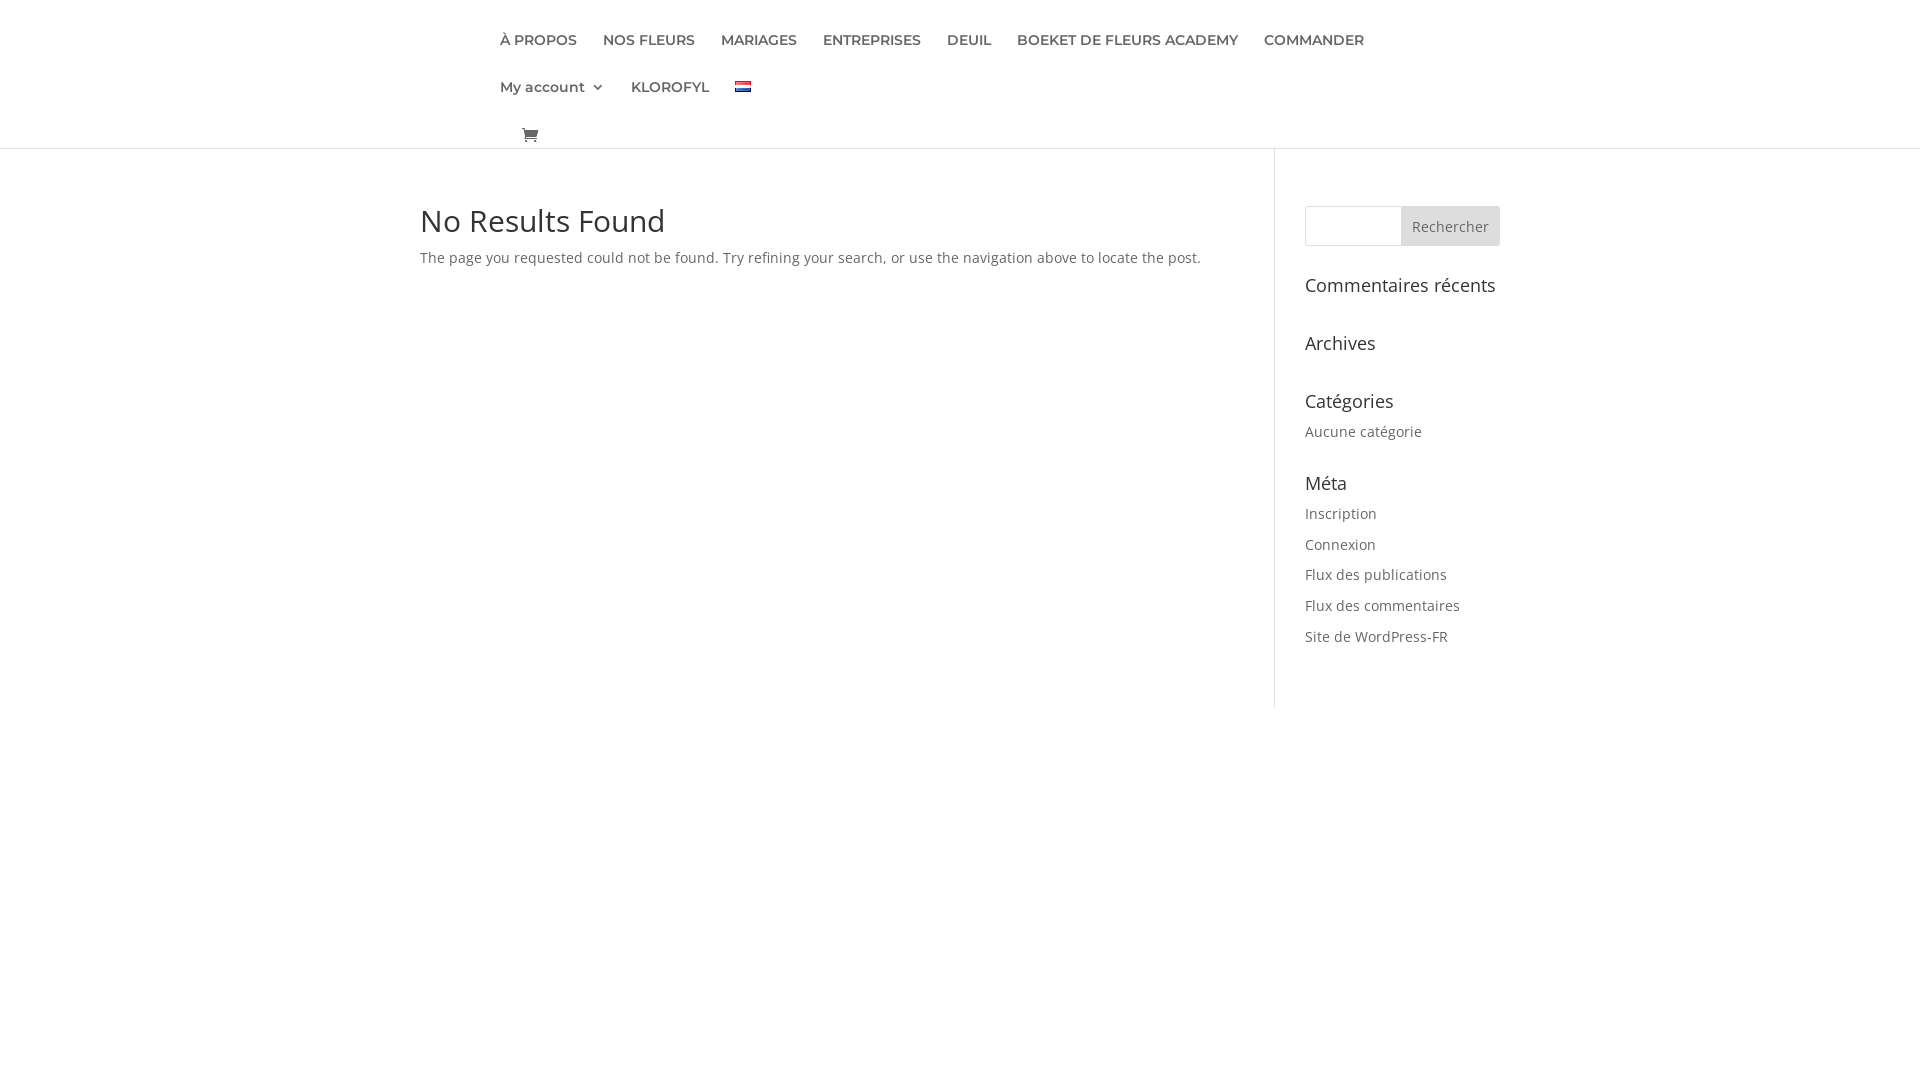  Describe the element at coordinates (1127, 55) in the screenshot. I see `'BOEKET DE FLEURS ACADEMY'` at that location.